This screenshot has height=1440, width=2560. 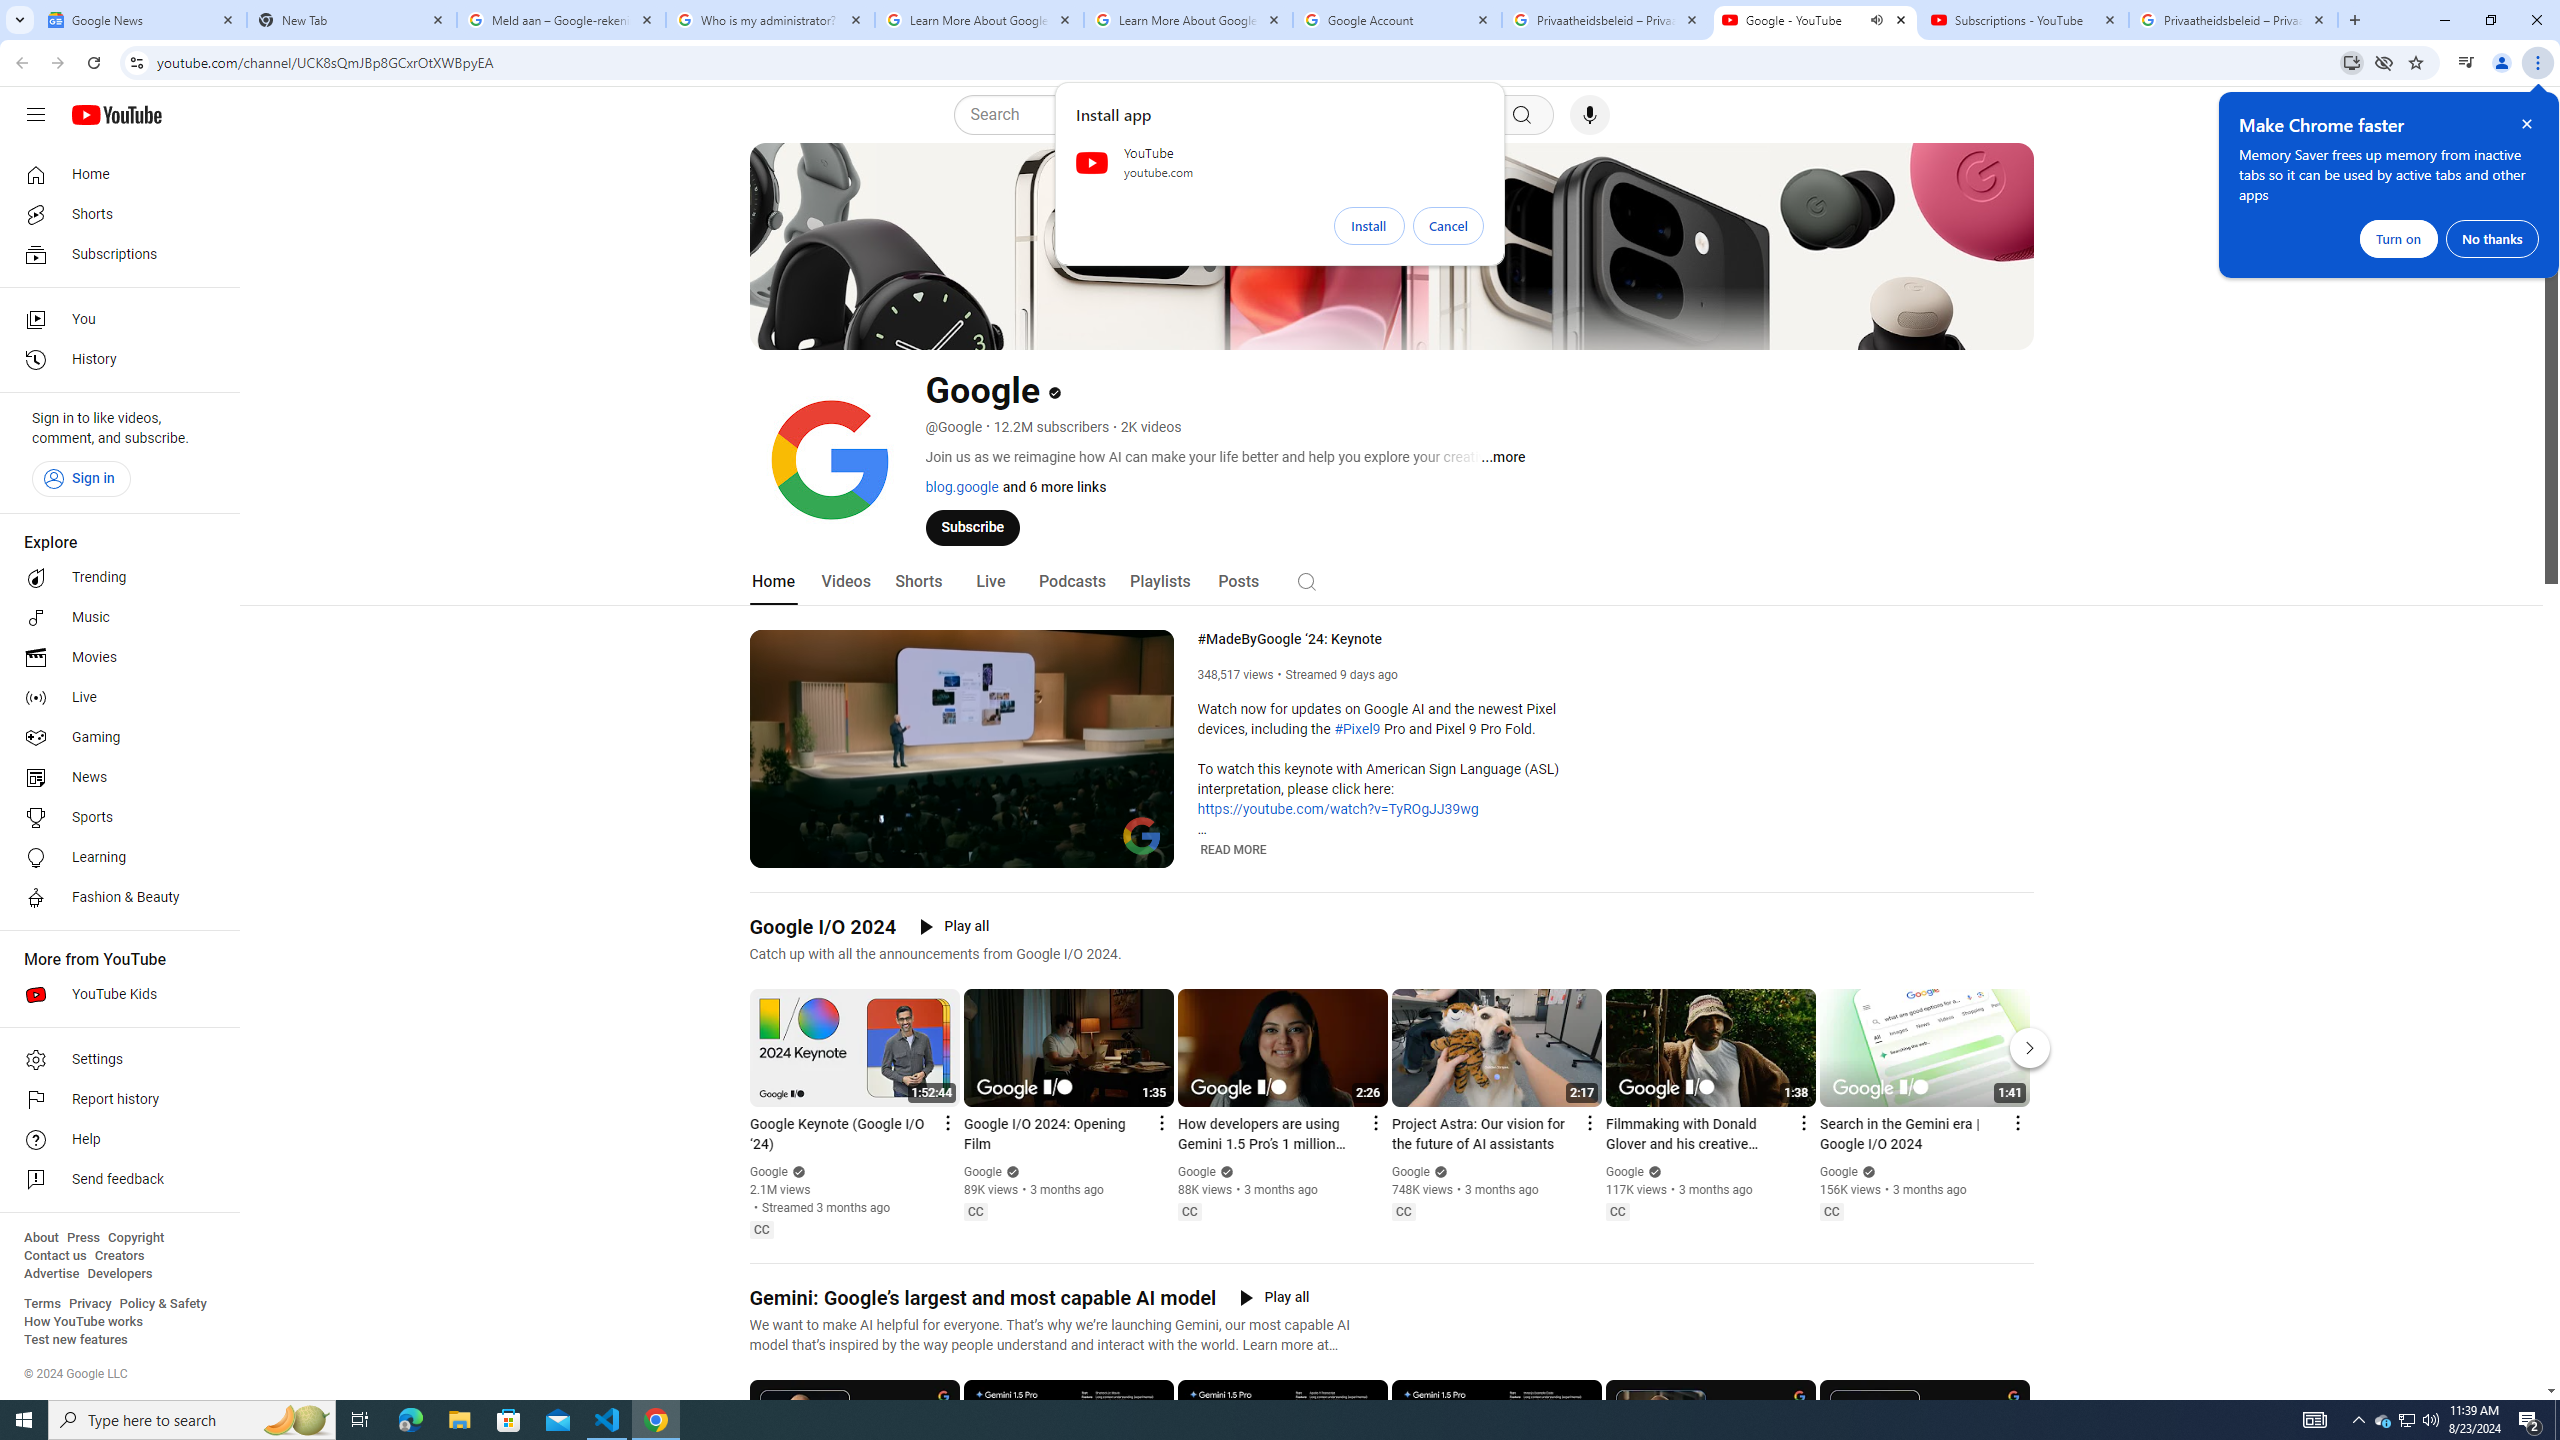 What do you see at coordinates (961, 486) in the screenshot?
I see `'blog.google'` at bounding box center [961, 486].